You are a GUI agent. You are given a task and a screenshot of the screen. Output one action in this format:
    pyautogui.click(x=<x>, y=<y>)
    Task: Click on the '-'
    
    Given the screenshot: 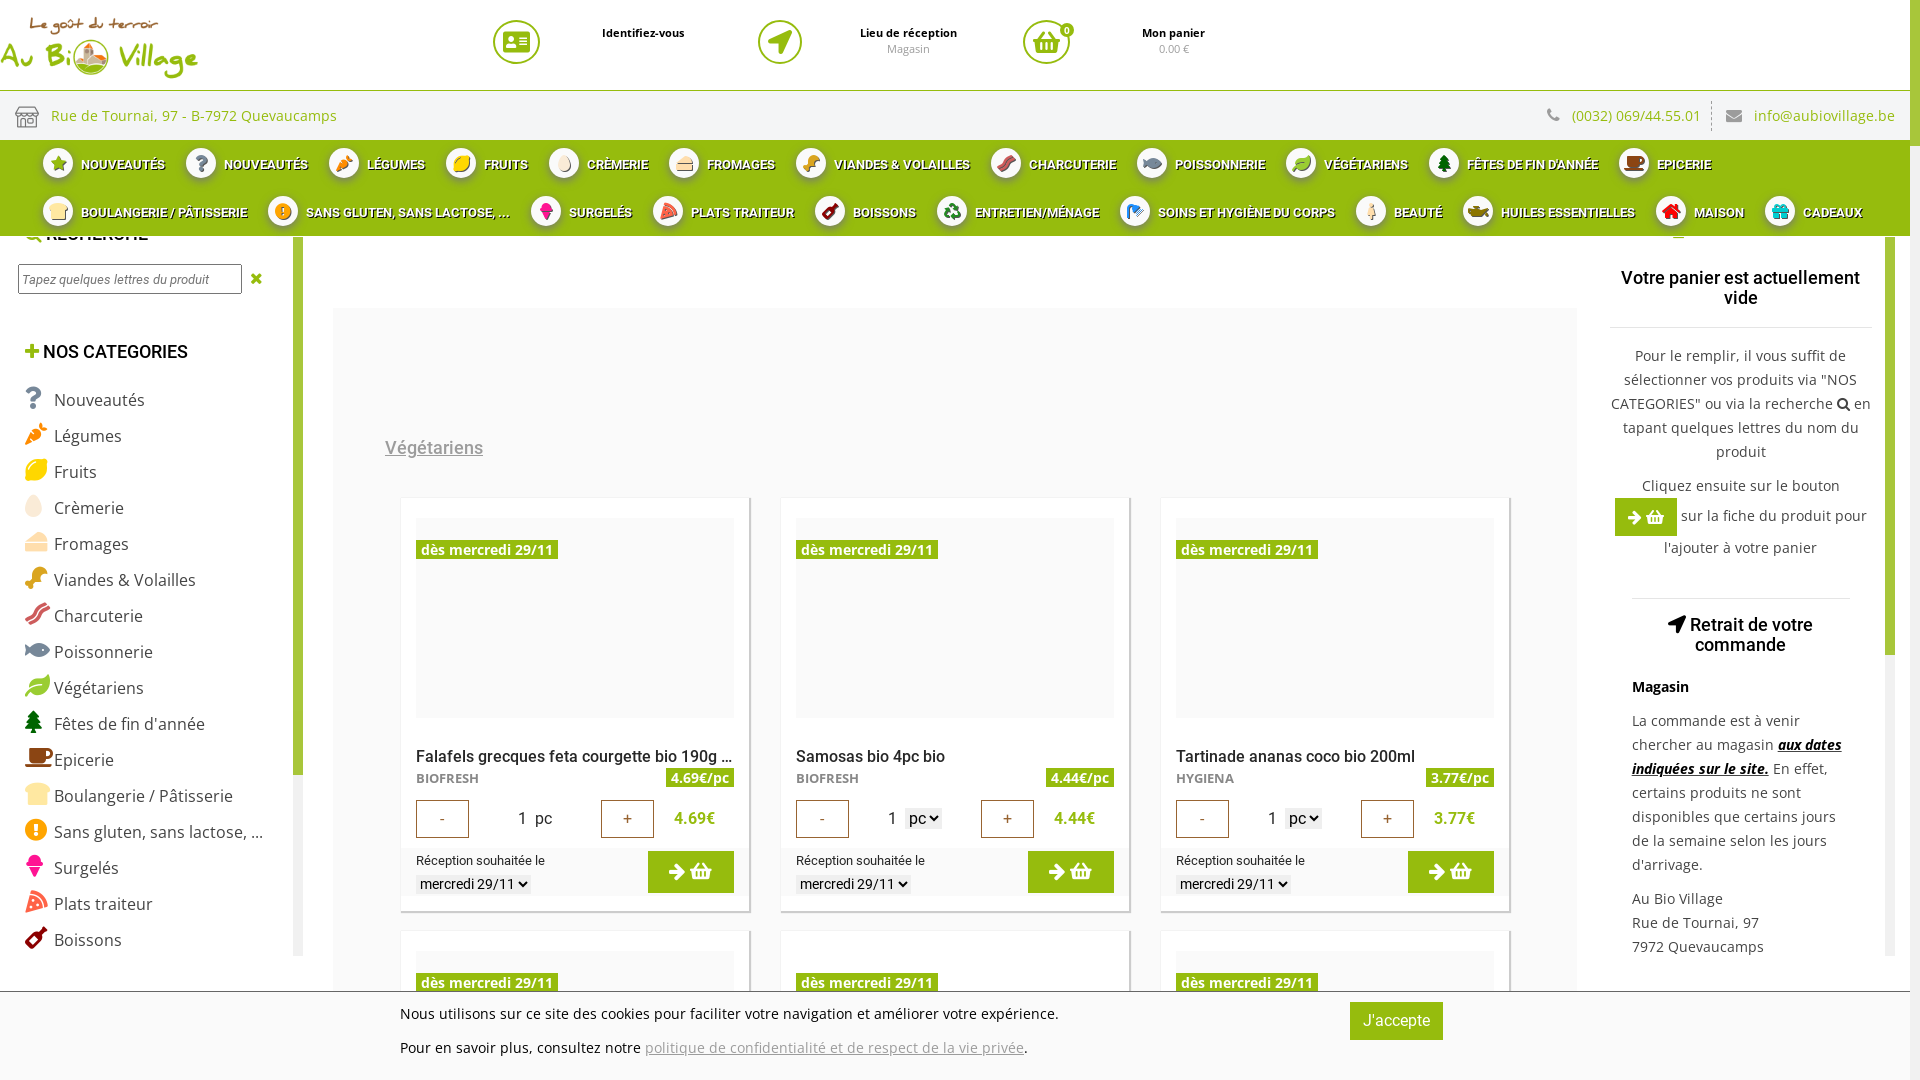 What is the action you would take?
    pyautogui.click(x=441, y=818)
    